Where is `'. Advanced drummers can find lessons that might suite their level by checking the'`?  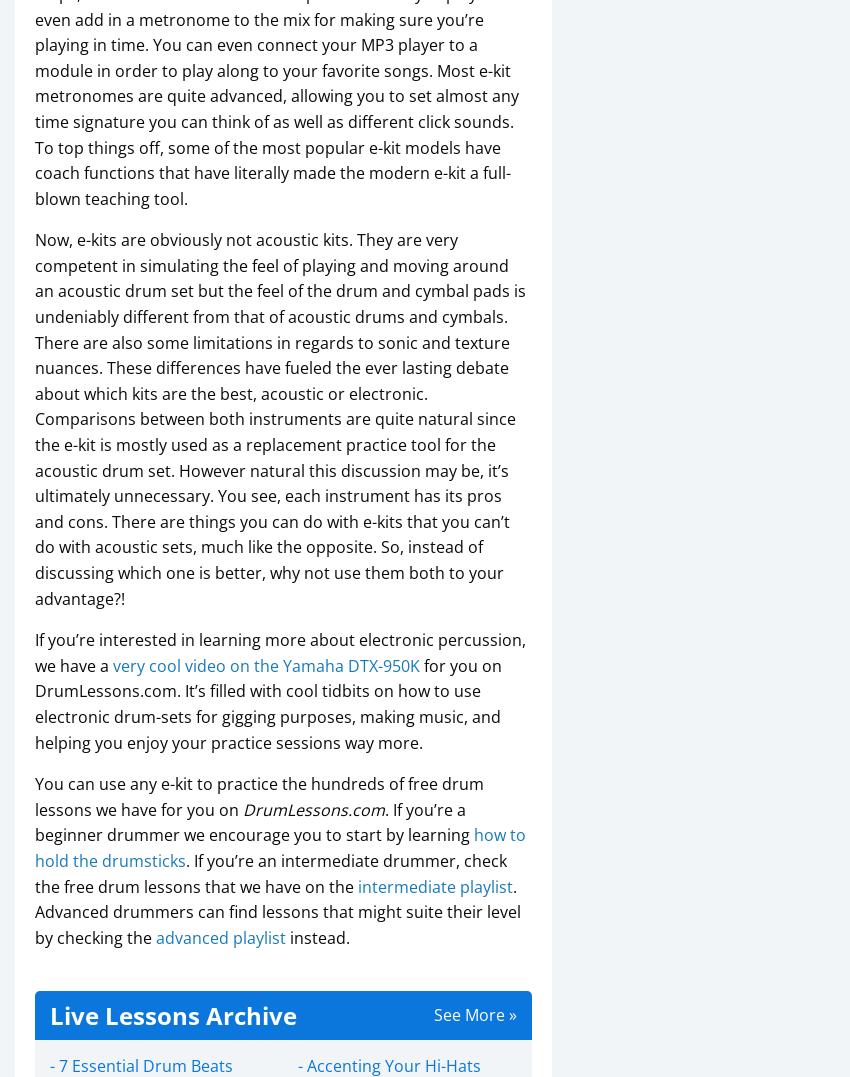 '. Advanced drummers can find lessons that might suite their level by checking the' is located at coordinates (277, 911).